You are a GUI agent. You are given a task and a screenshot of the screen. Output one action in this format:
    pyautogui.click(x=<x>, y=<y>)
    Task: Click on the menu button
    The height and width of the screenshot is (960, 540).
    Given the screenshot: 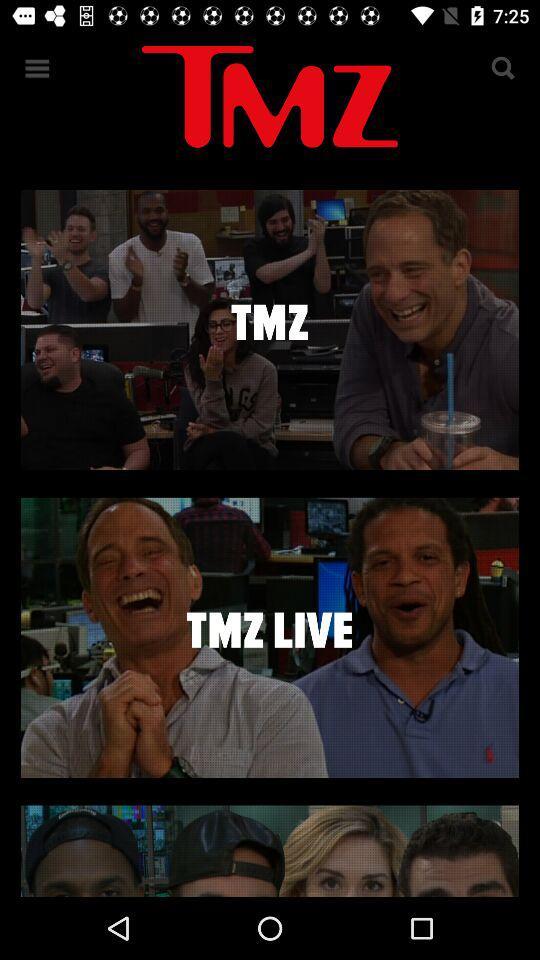 What is the action you would take?
    pyautogui.click(x=37, y=68)
    